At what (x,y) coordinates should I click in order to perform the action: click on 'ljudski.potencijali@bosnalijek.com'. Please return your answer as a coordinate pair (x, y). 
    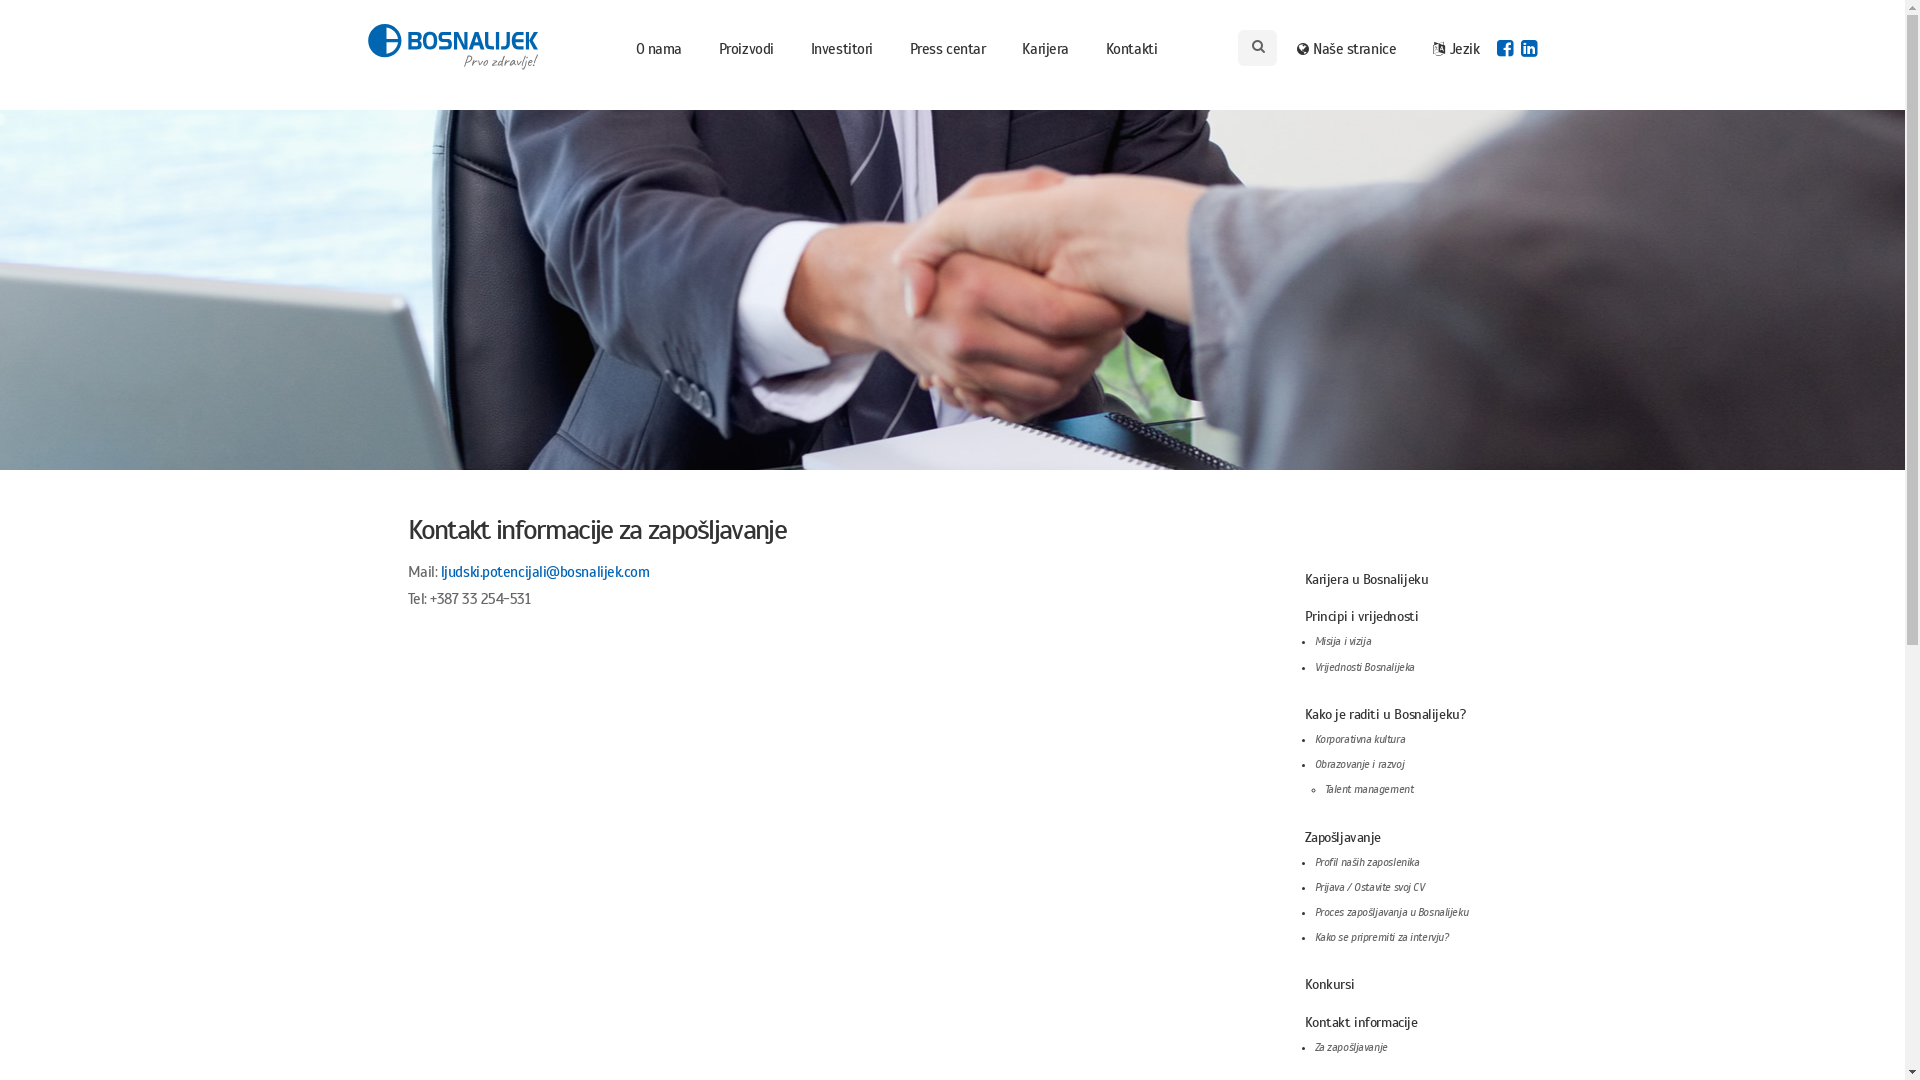
    Looking at the image, I should click on (440, 571).